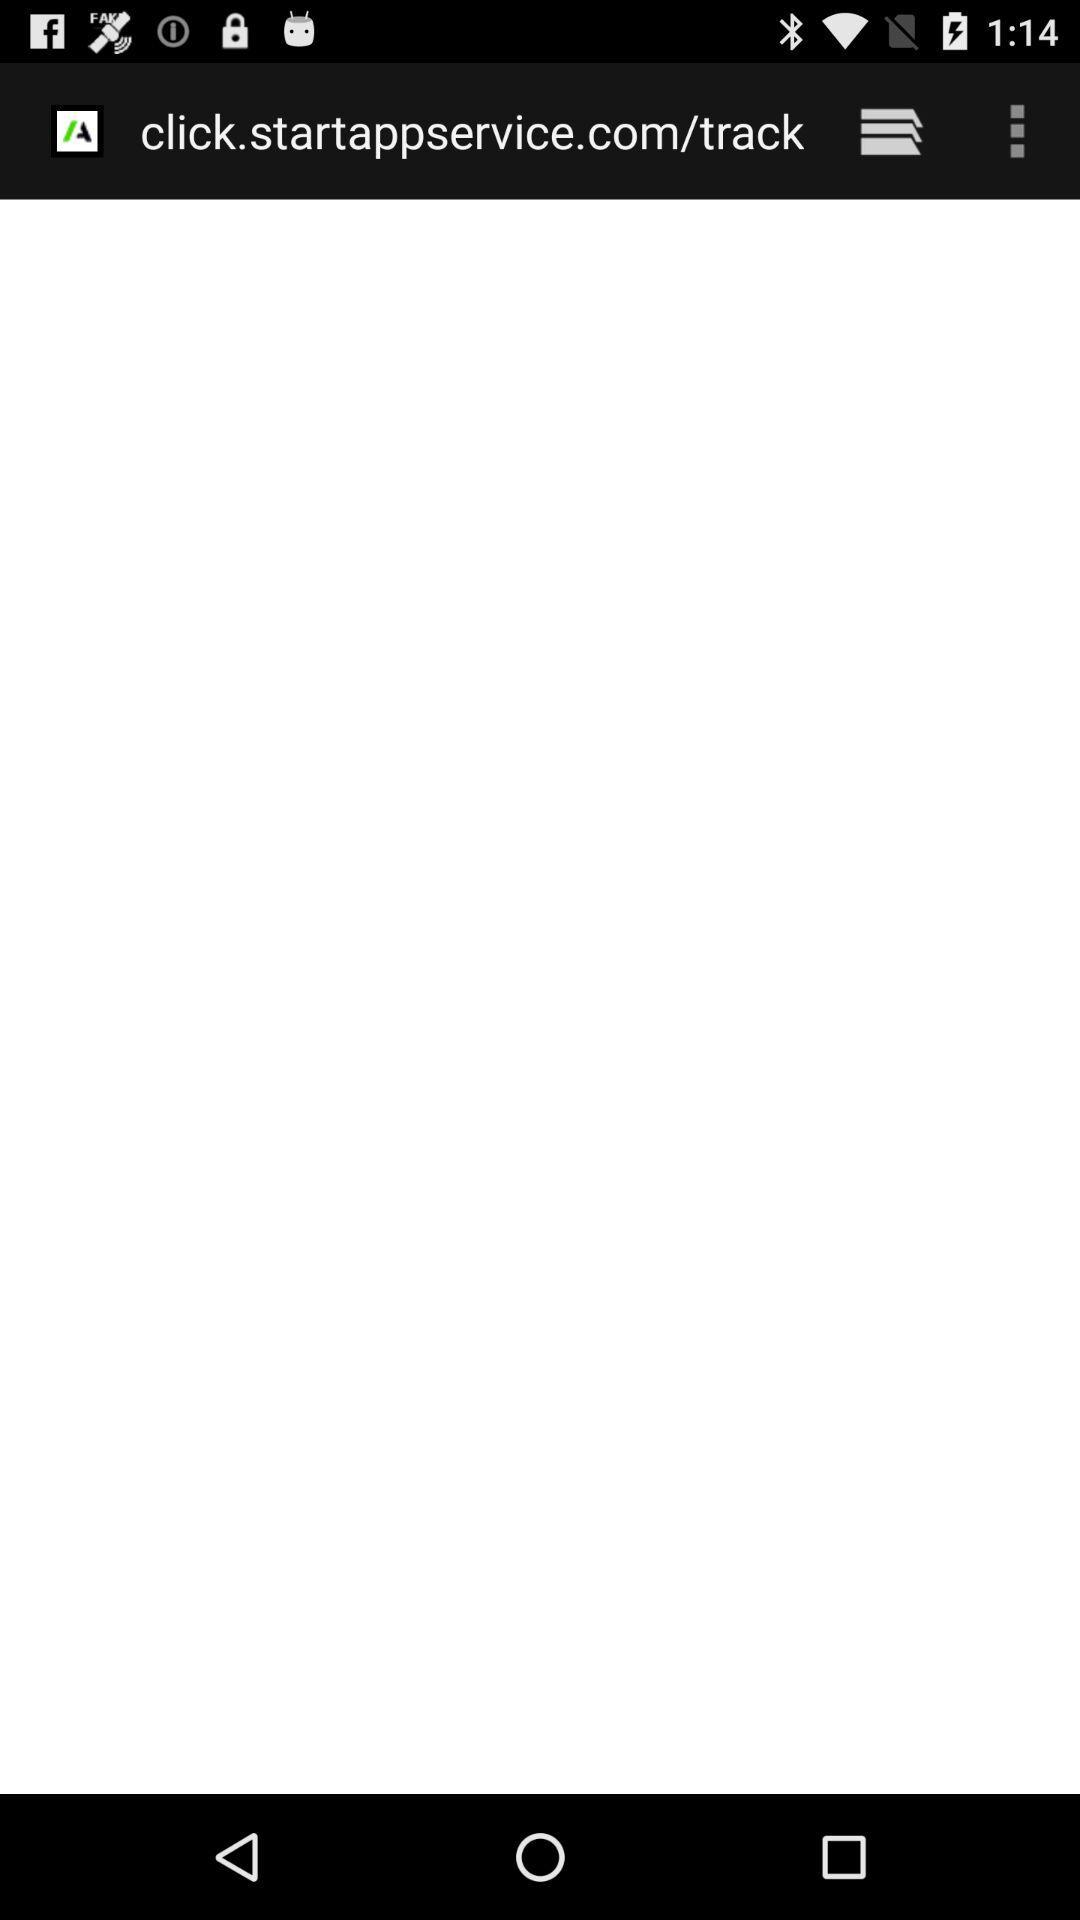 The image size is (1080, 1920). What do you see at coordinates (540, 996) in the screenshot?
I see `the item at the center` at bounding box center [540, 996].